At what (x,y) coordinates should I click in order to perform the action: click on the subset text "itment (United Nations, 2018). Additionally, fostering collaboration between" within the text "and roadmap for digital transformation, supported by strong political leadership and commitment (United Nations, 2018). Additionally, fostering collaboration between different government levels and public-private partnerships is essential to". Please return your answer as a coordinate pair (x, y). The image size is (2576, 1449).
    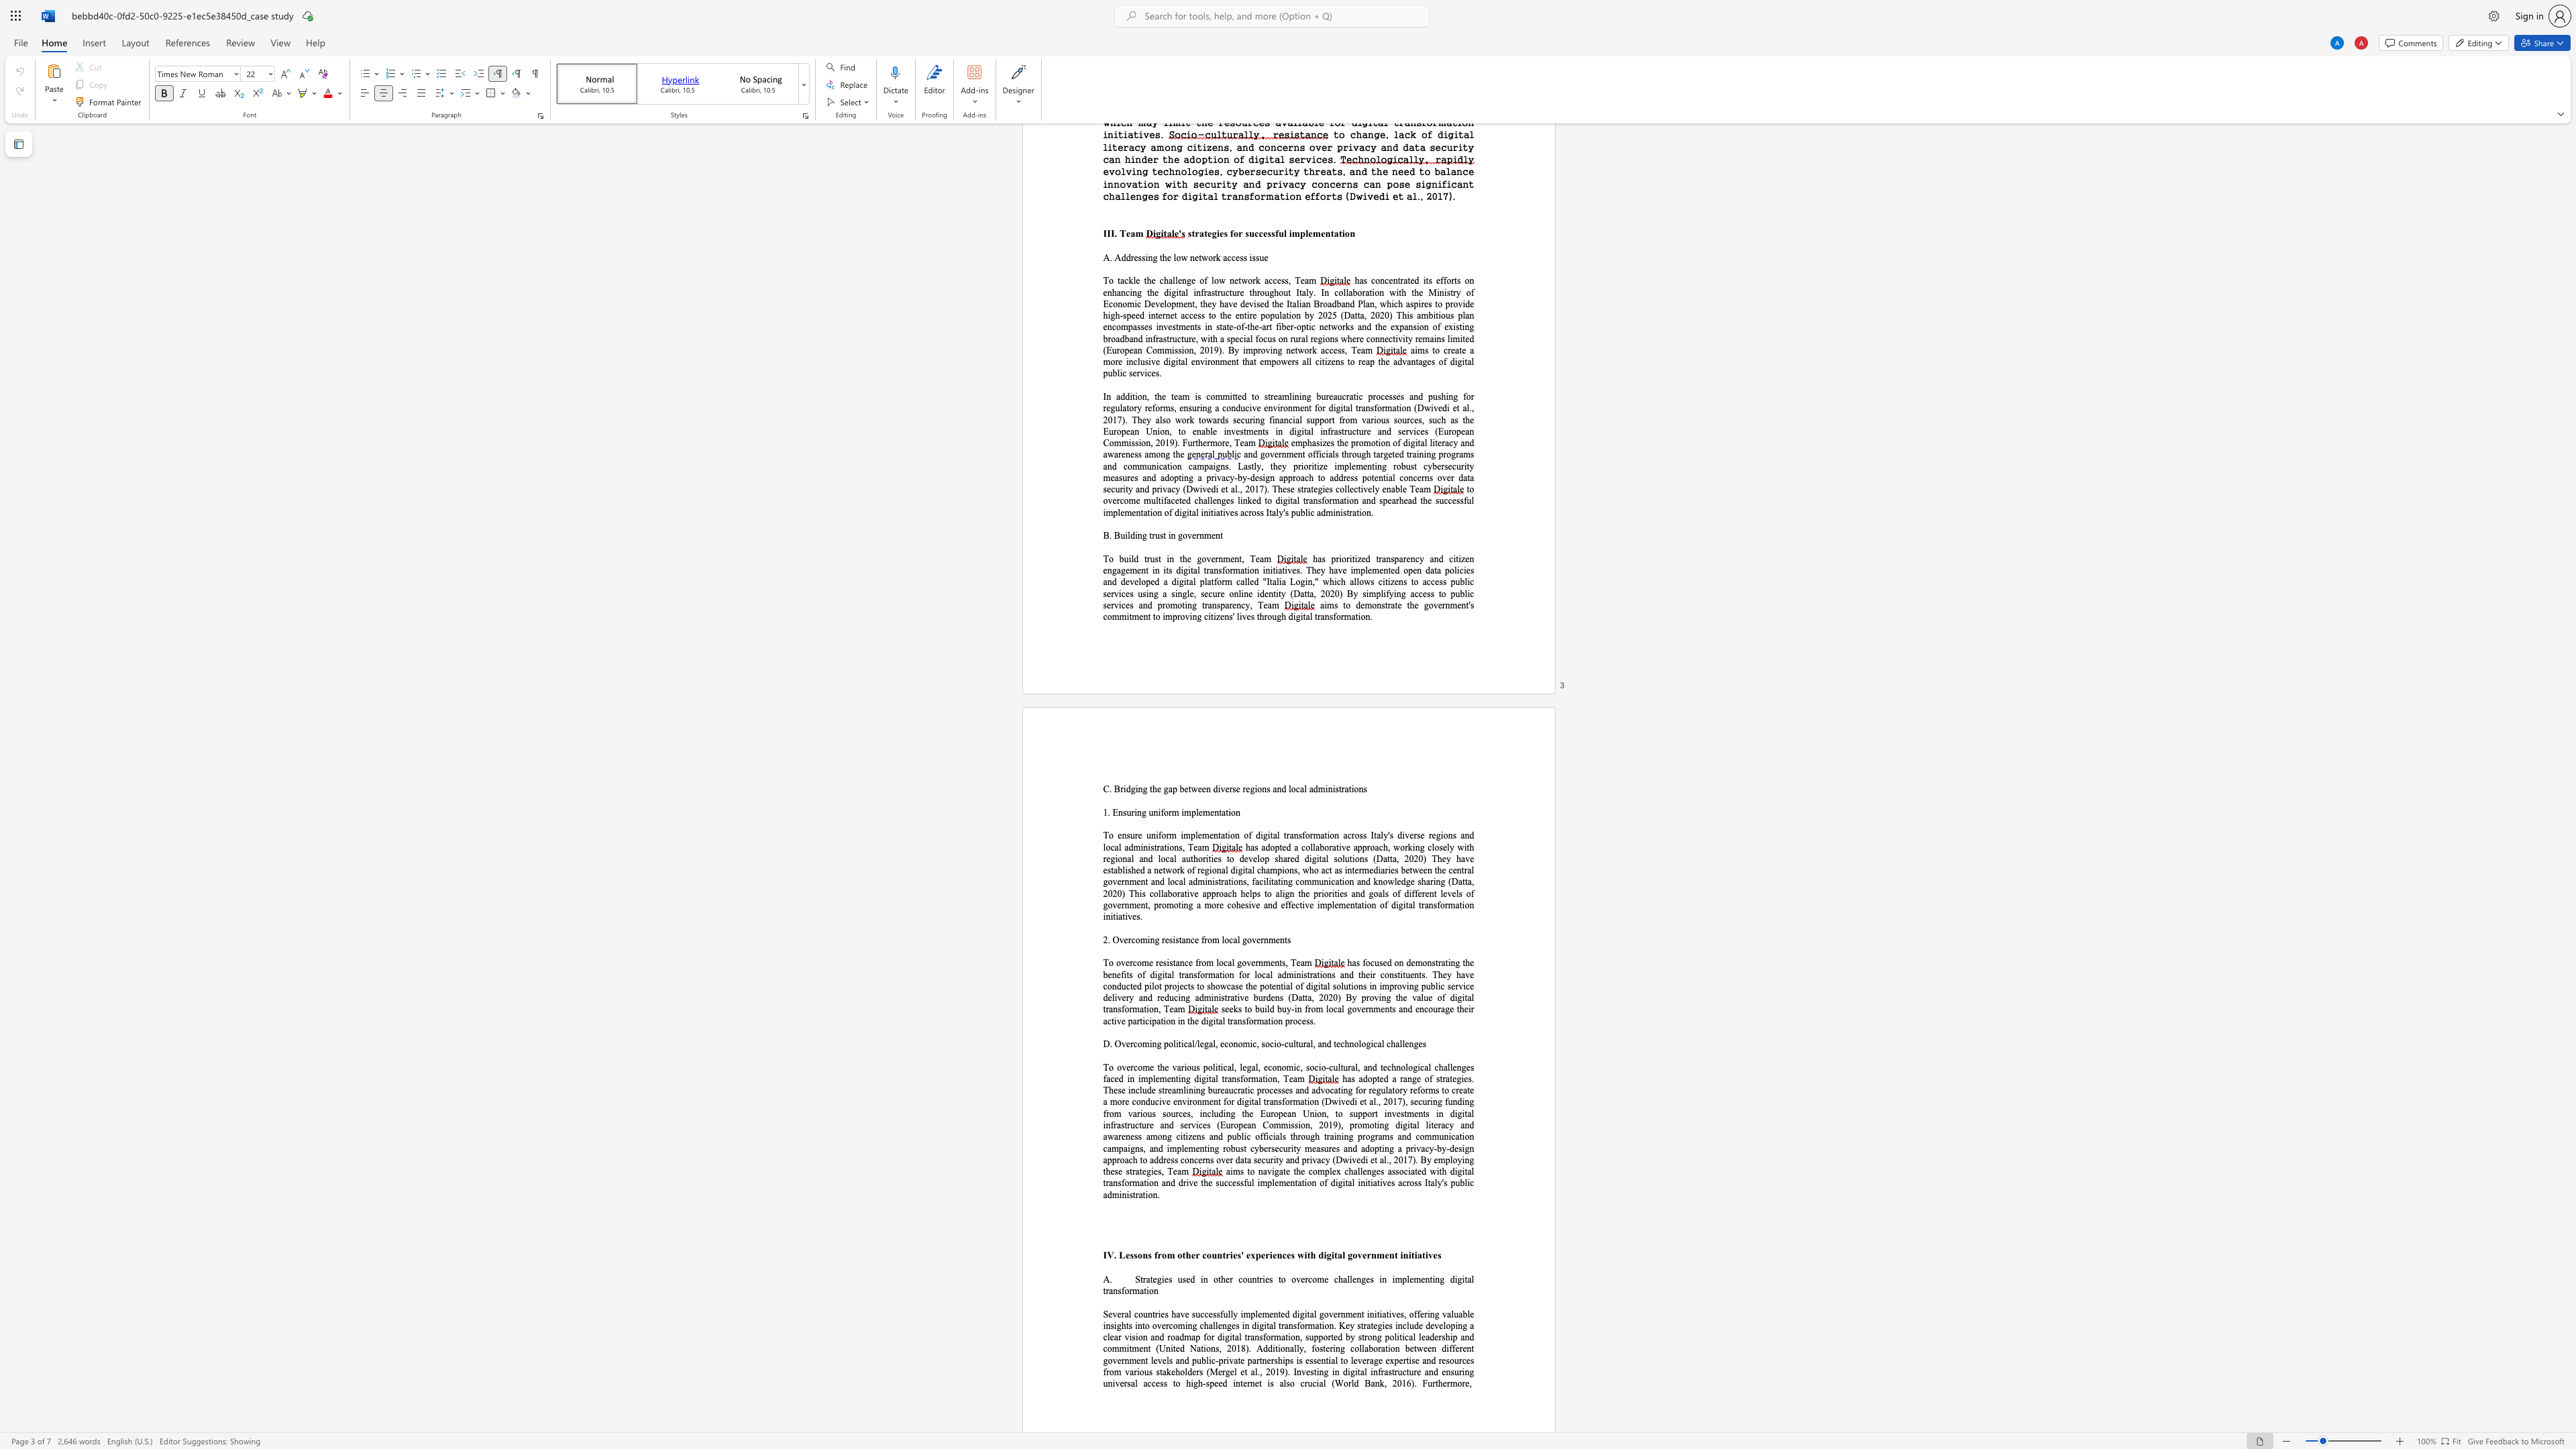
    Looking at the image, I should click on (1126, 1348).